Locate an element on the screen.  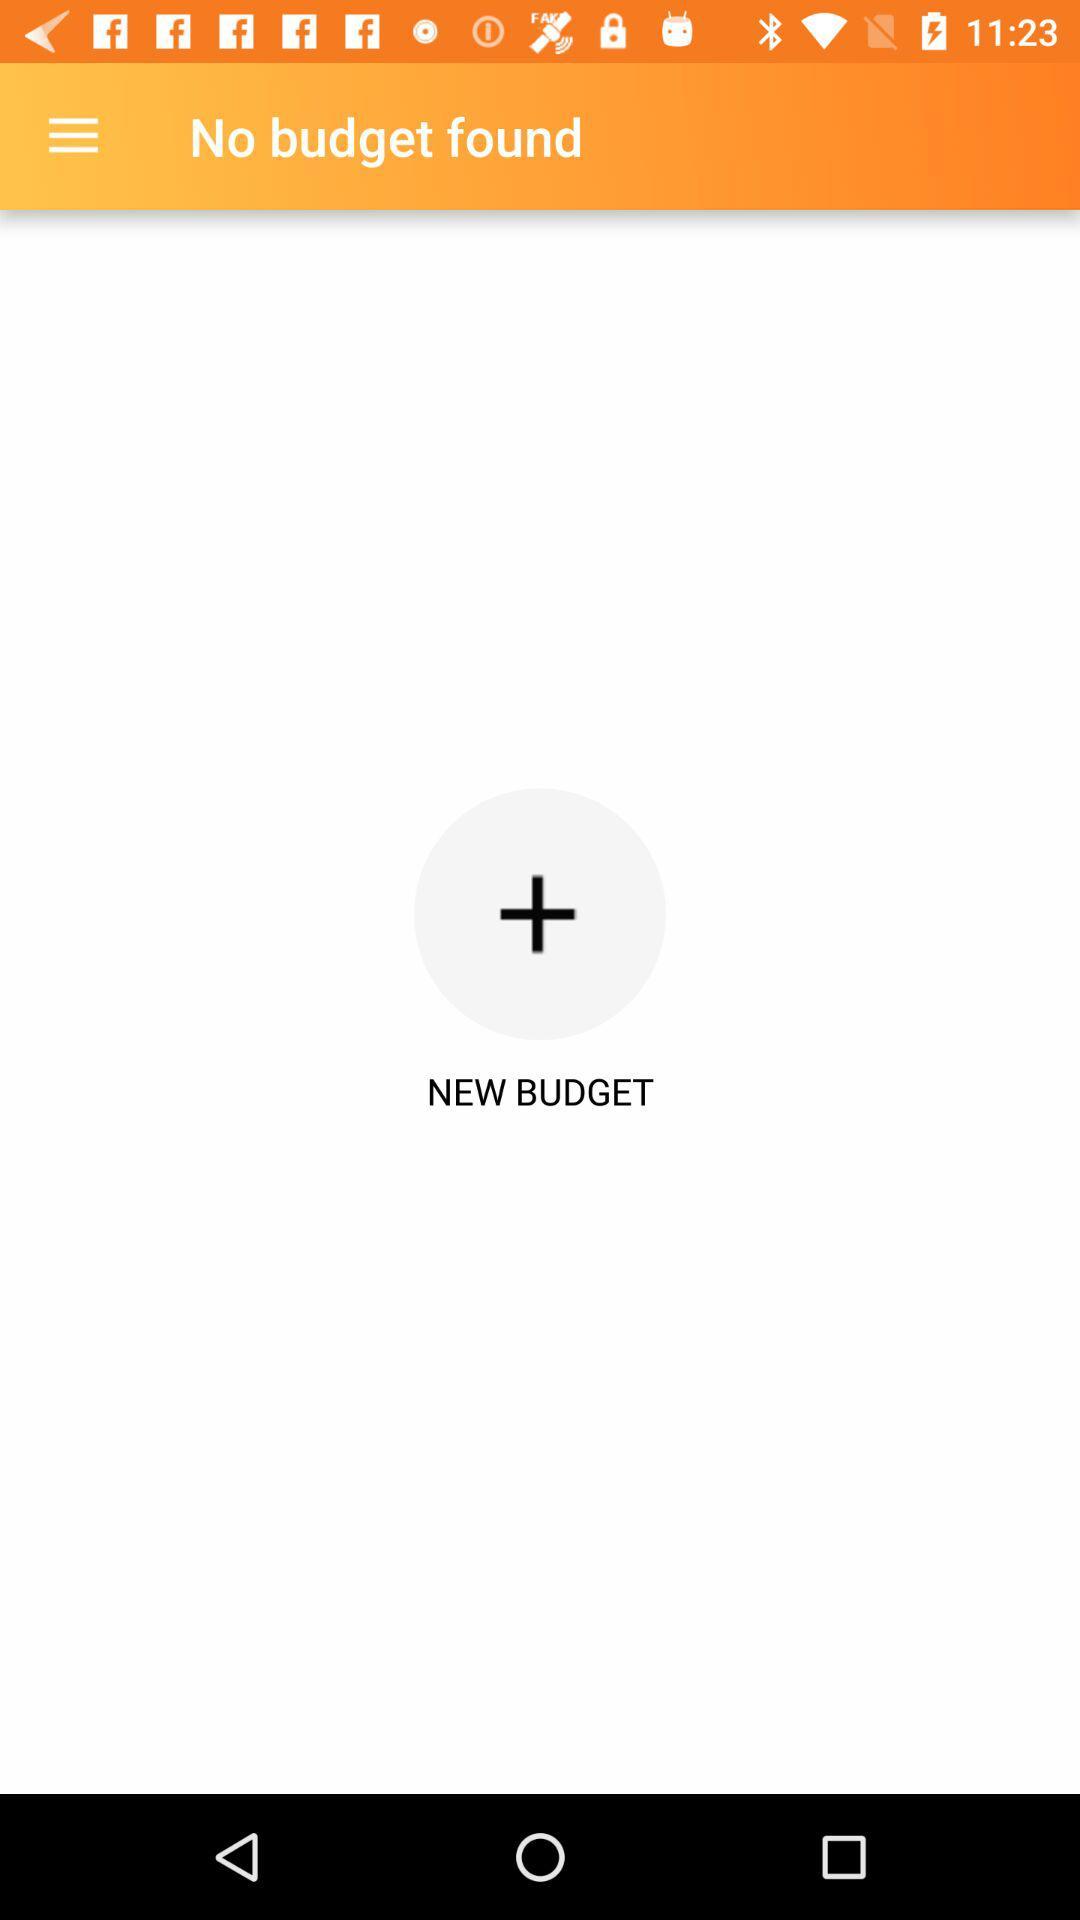
add is located at coordinates (540, 913).